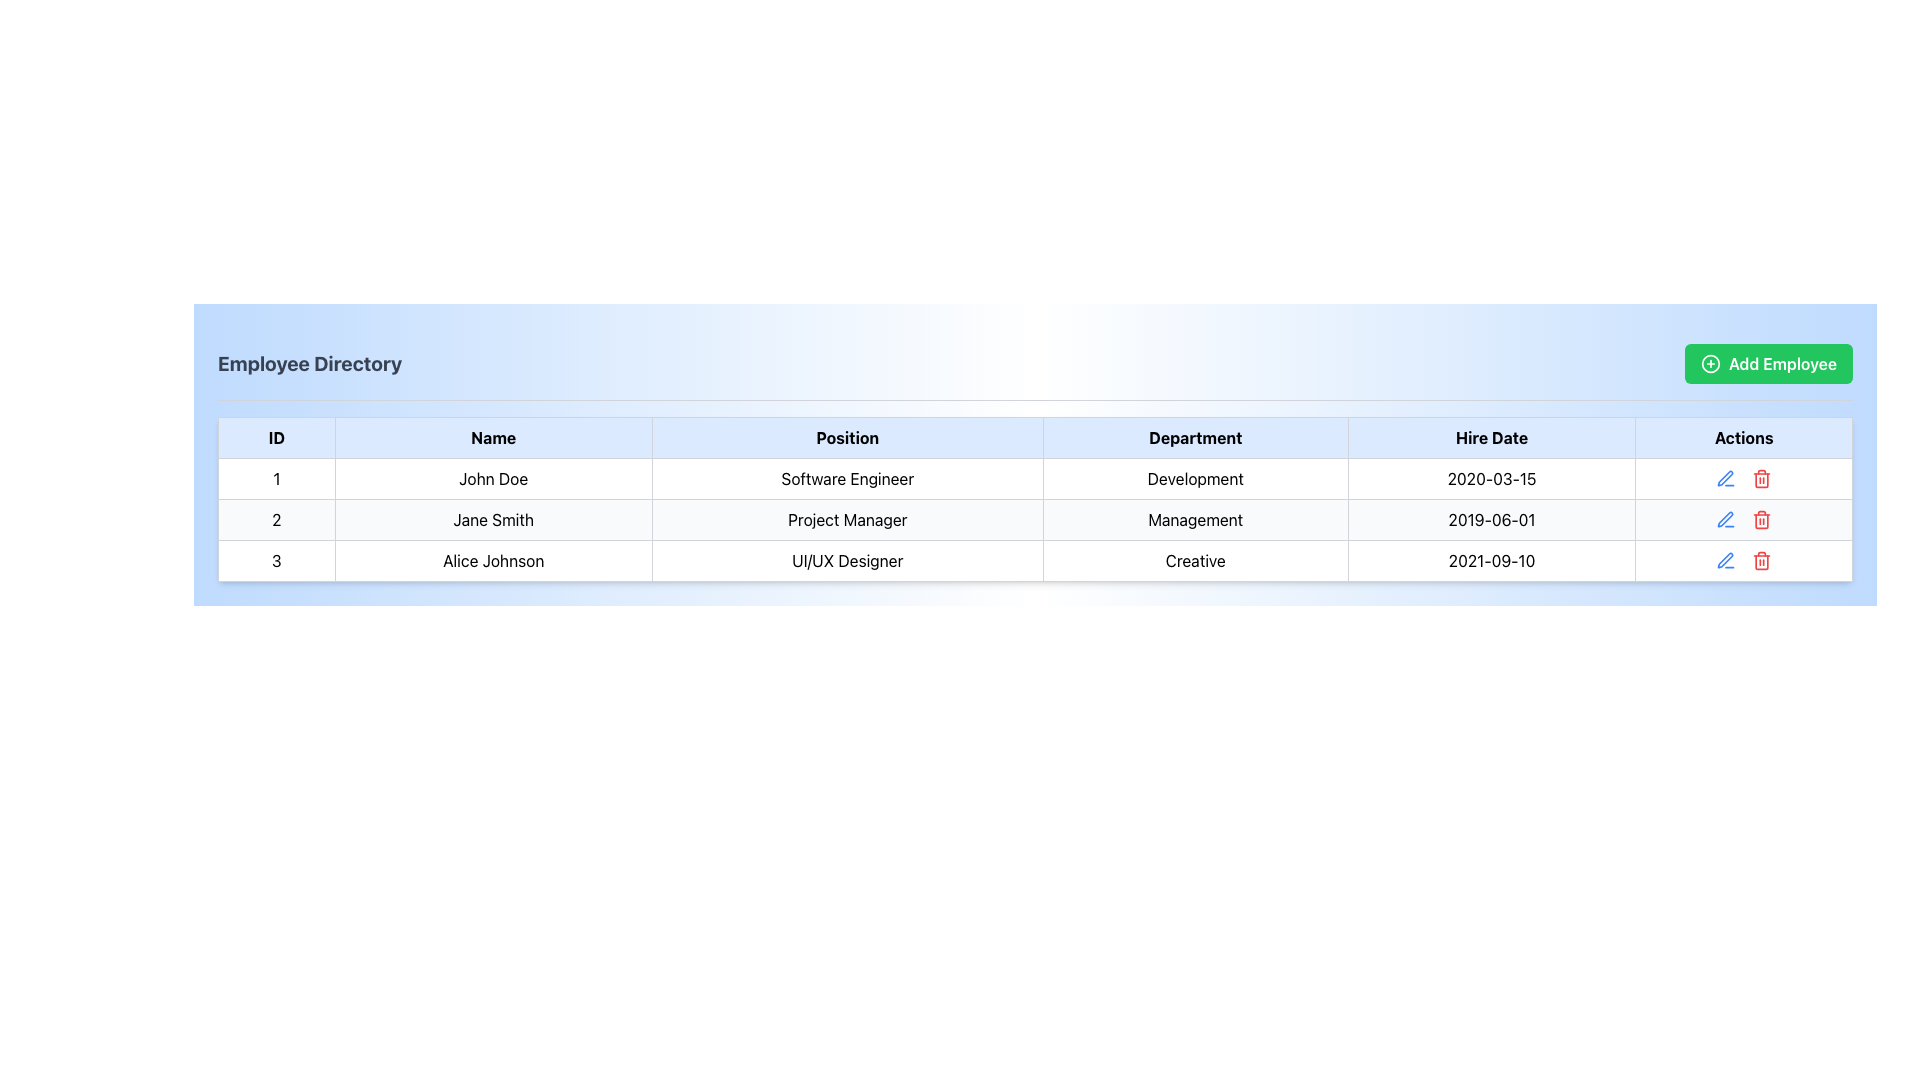 Image resolution: width=1920 pixels, height=1080 pixels. I want to click on the outline of the trash can icon located in the 'Actions' column of the last row entry in the data table, so click(1762, 562).